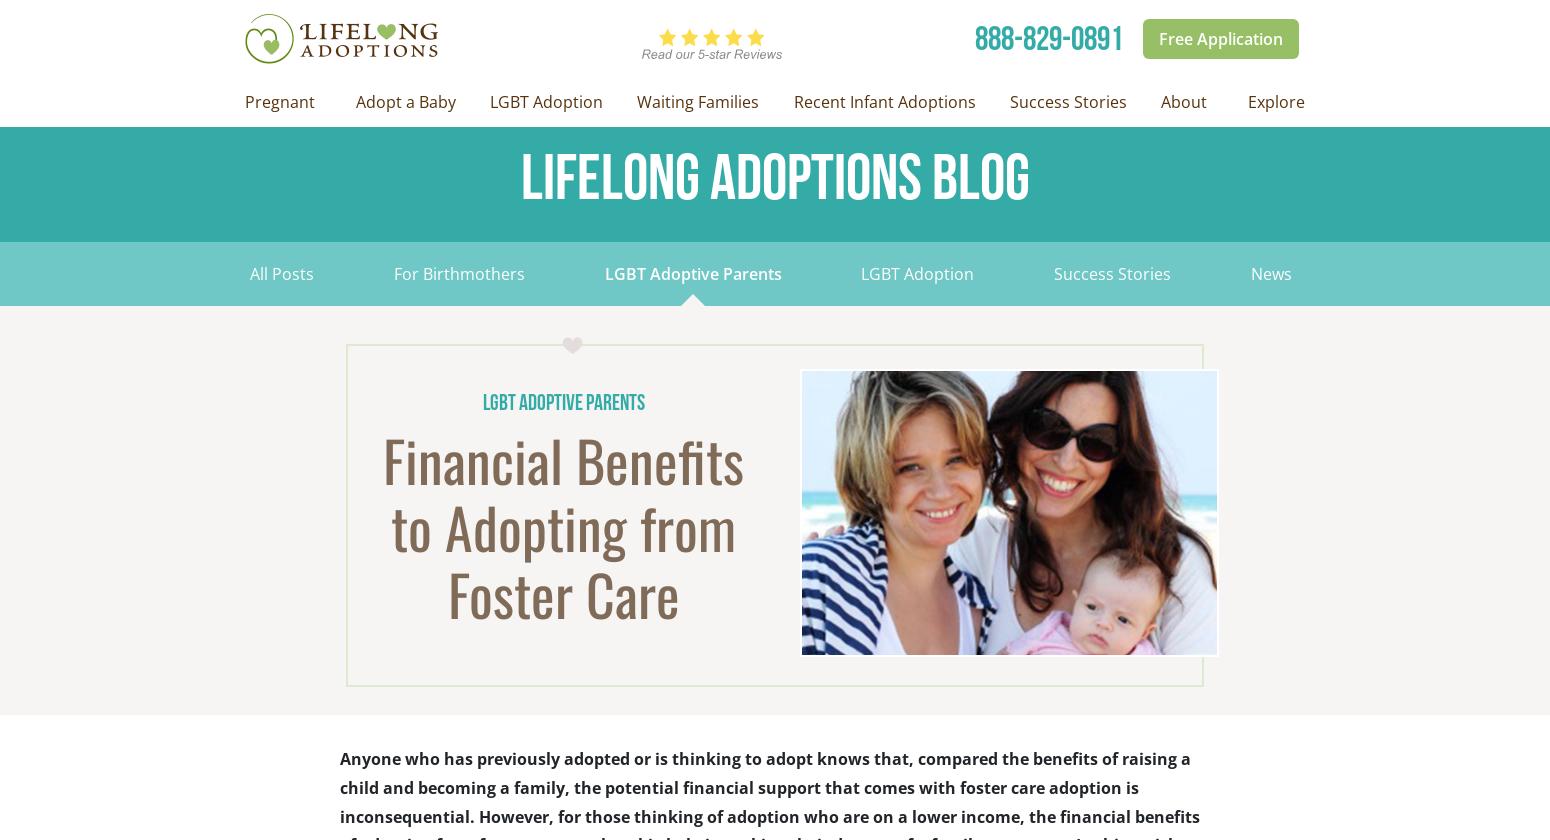  What do you see at coordinates (1275, 101) in the screenshot?
I see `'Explore'` at bounding box center [1275, 101].